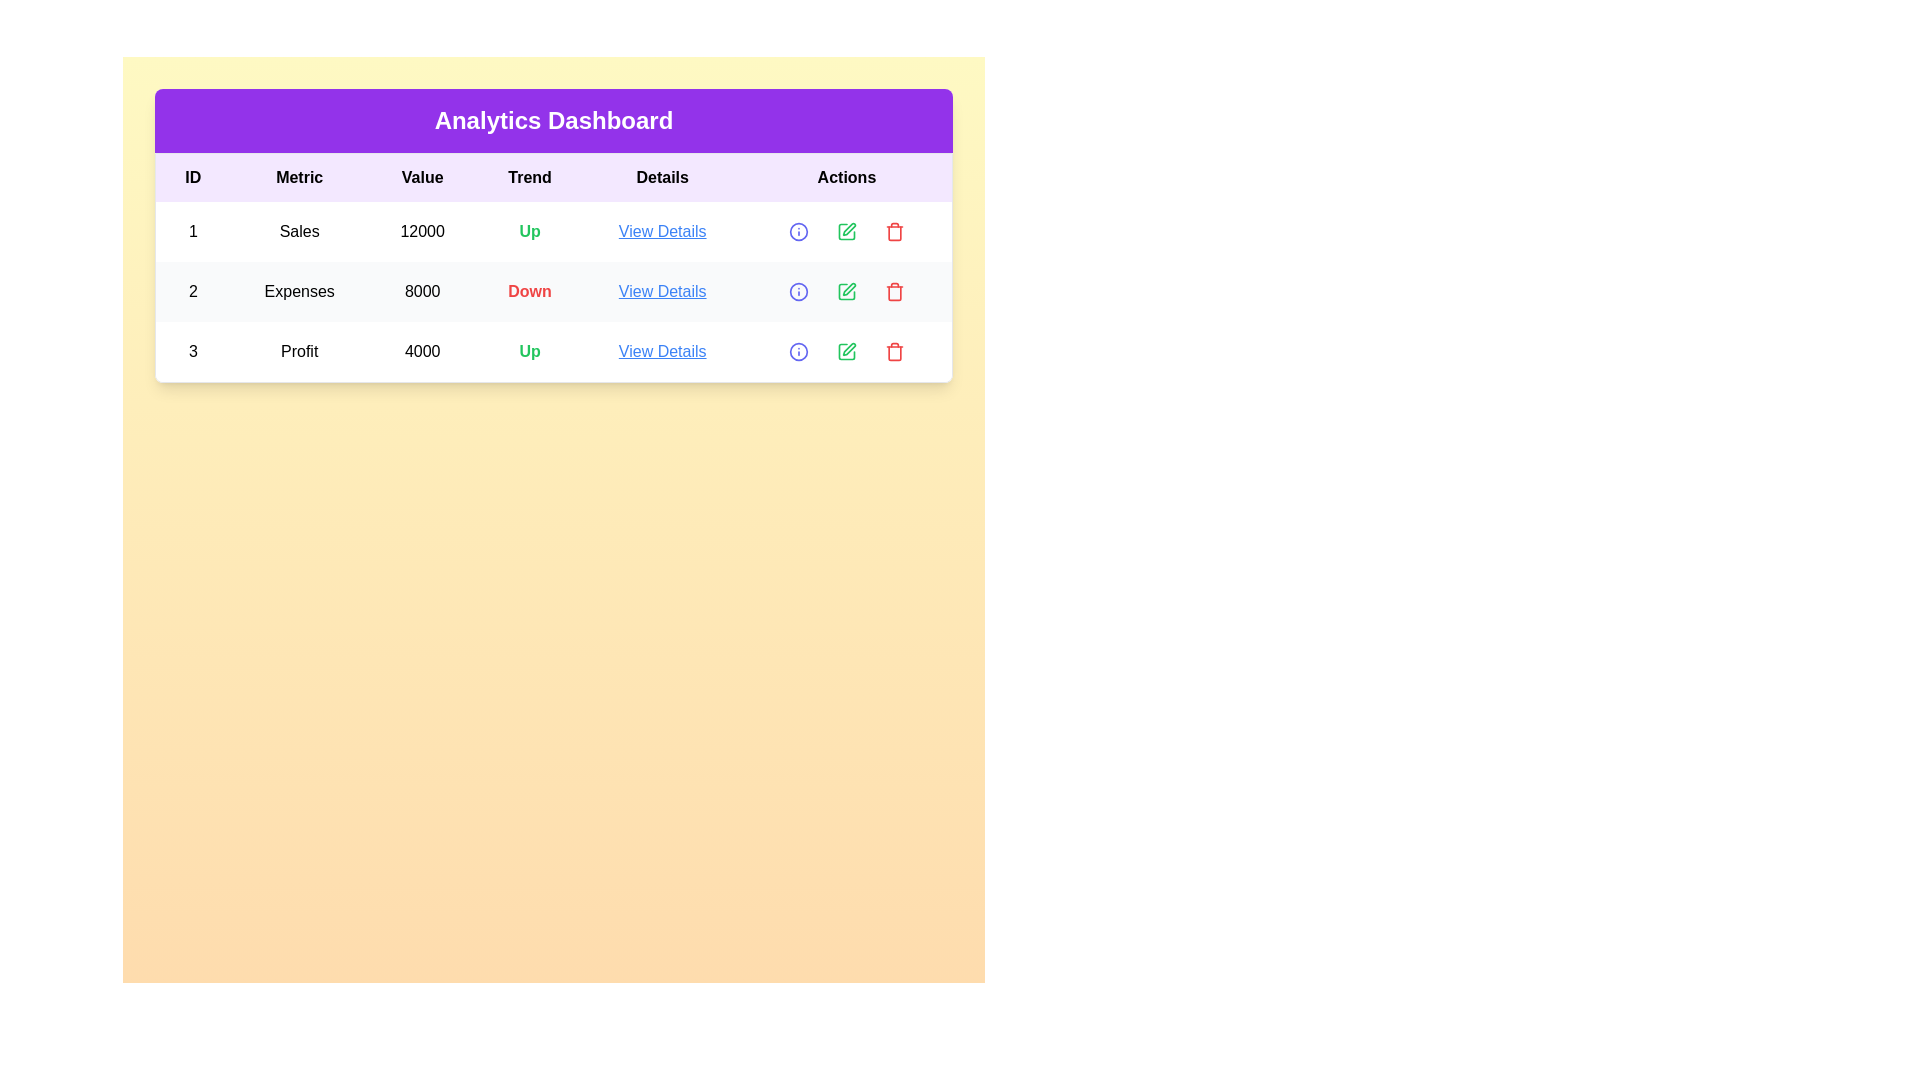 The image size is (1920, 1080). Describe the element at coordinates (846, 350) in the screenshot. I see `the green edit action button, which is represented by a square with a pen icon` at that location.